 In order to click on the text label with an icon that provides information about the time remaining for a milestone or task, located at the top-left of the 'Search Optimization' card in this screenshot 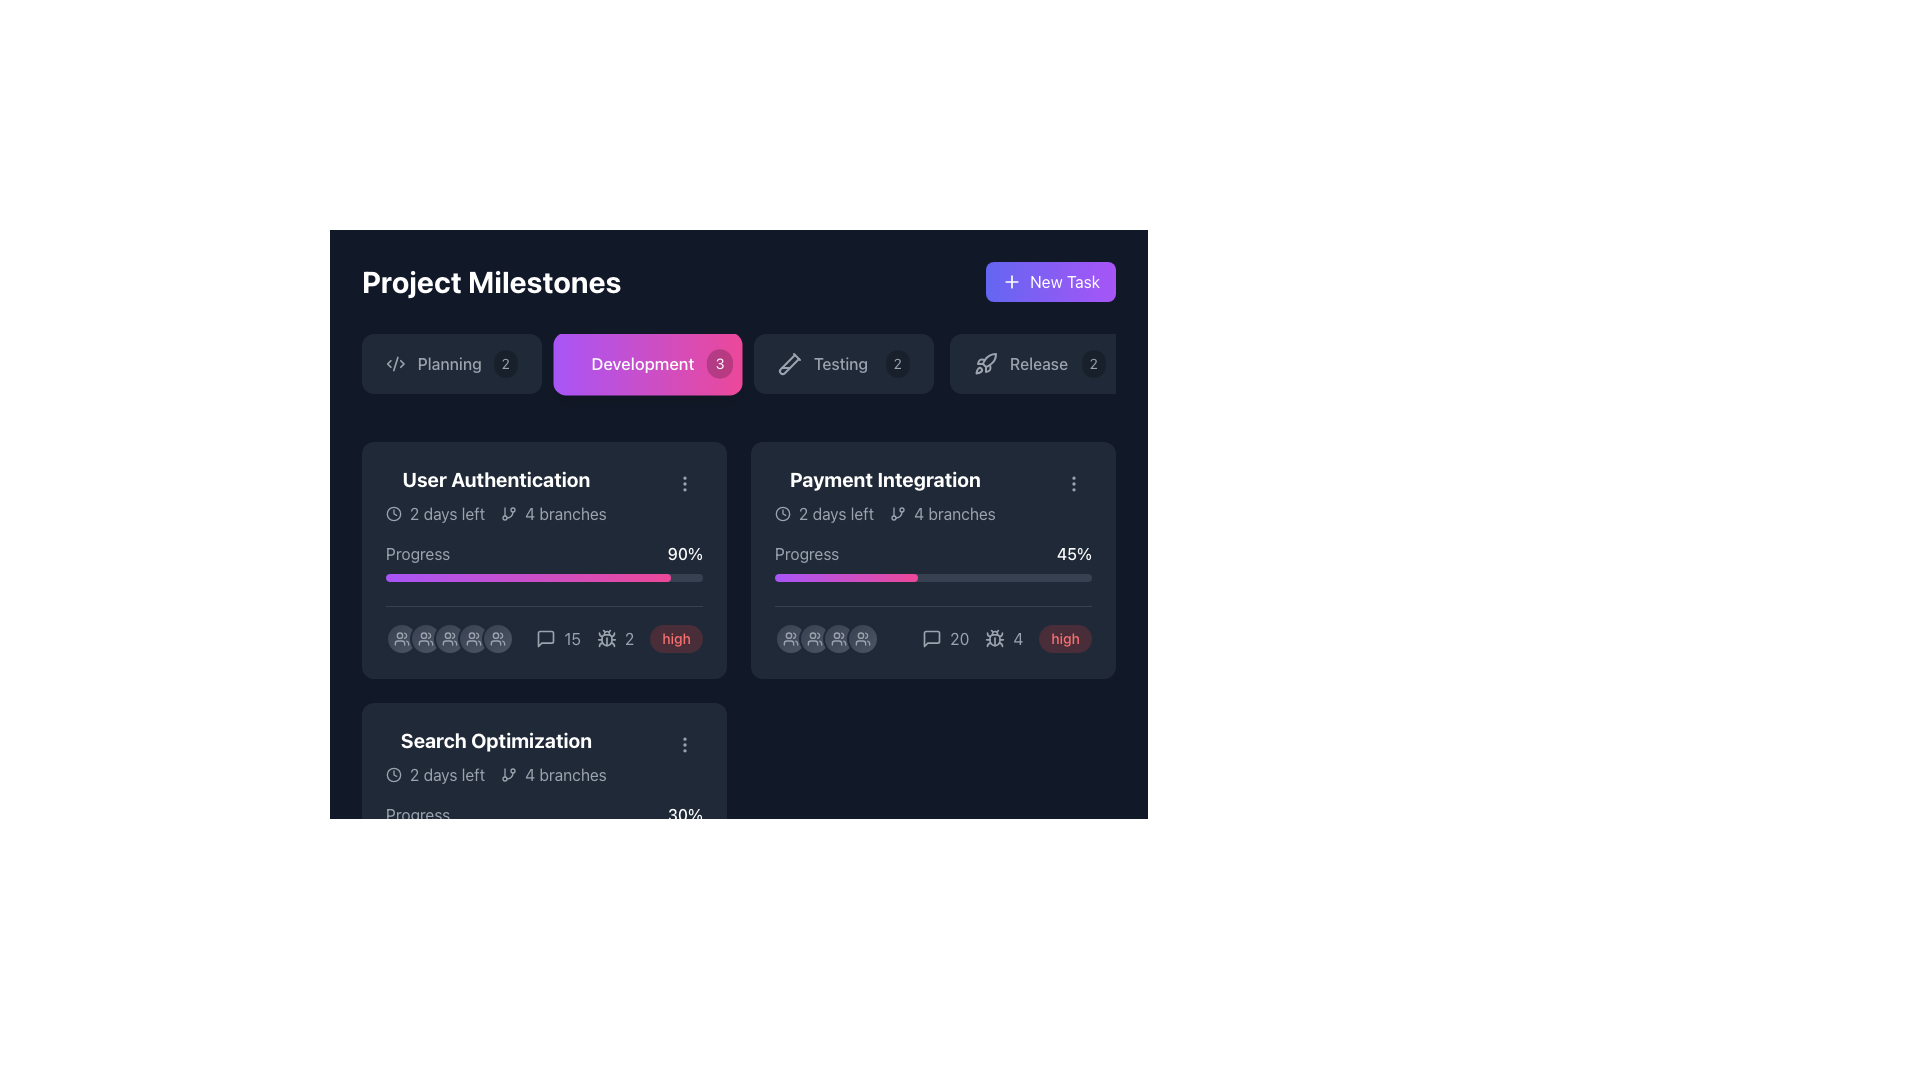, I will do `click(434, 774)`.